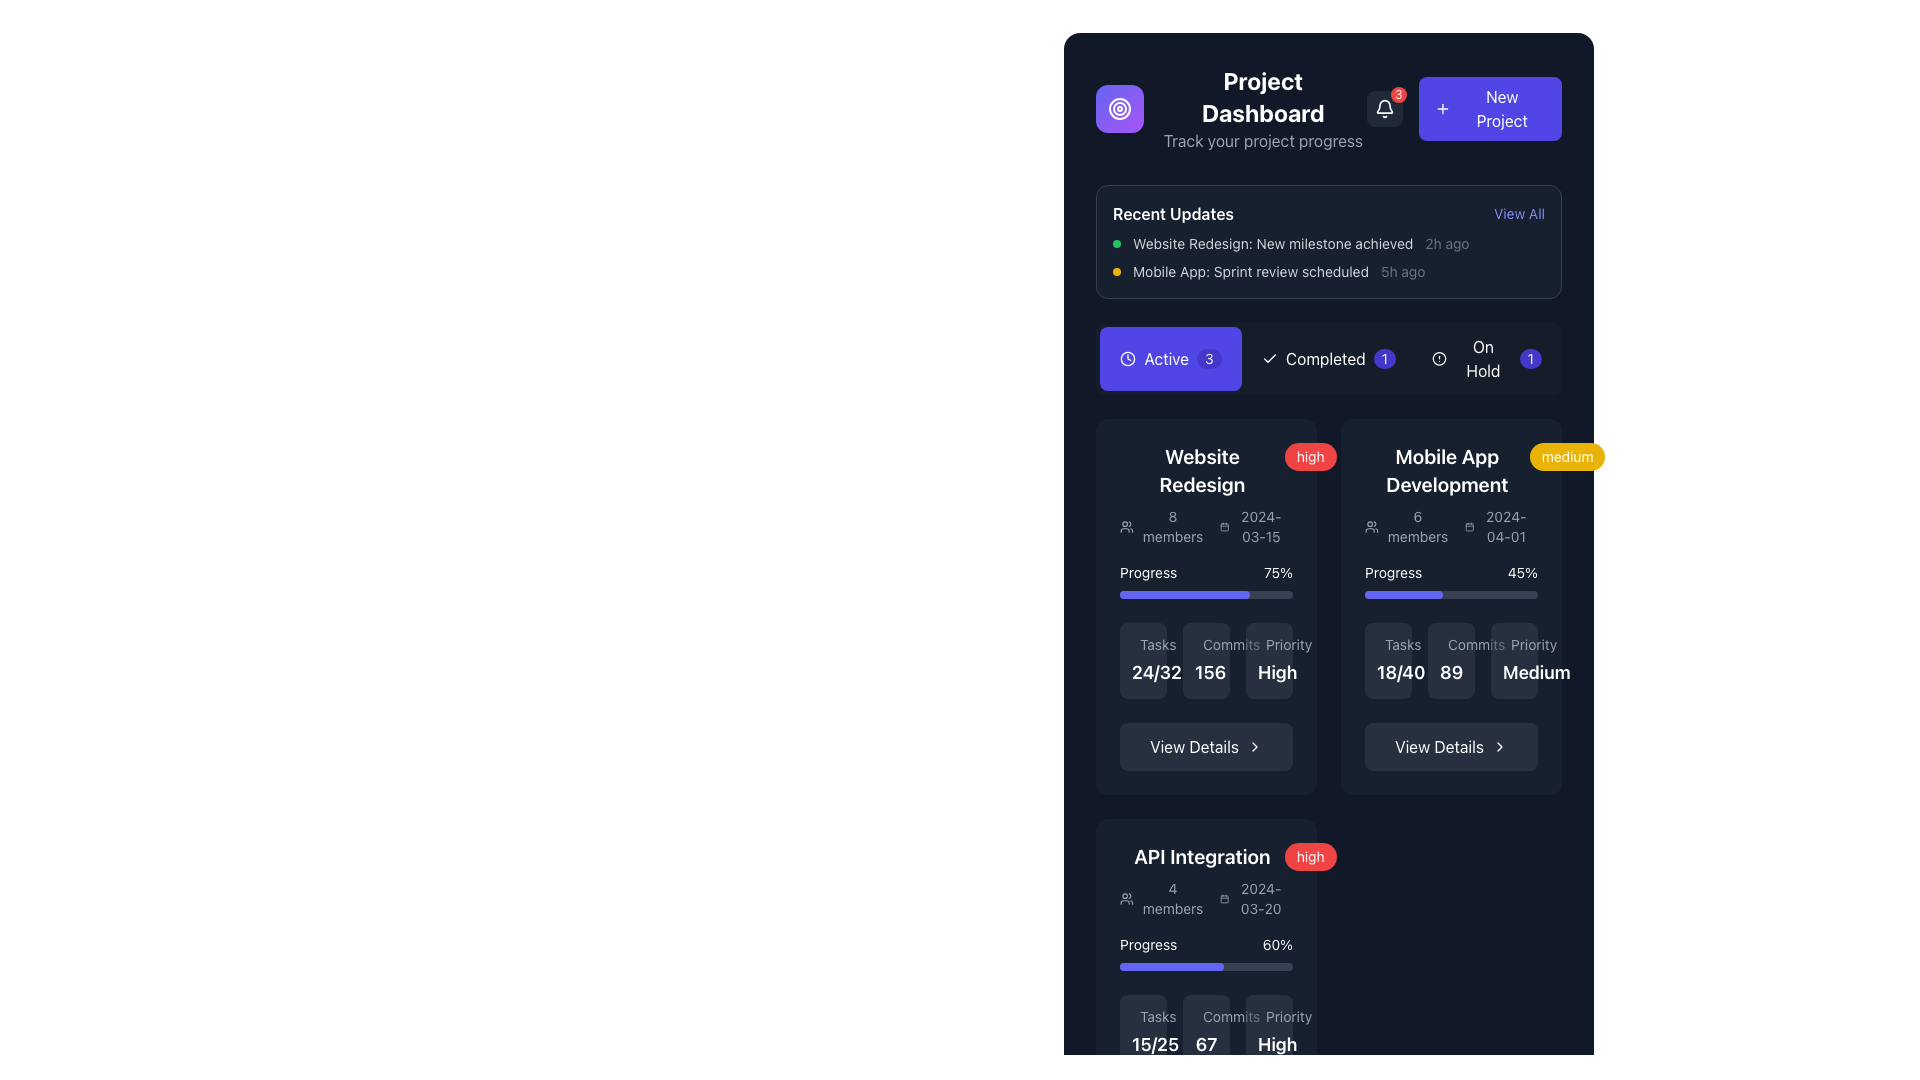  What do you see at coordinates (1128, 357) in the screenshot?
I see `the clock icon, which is styled with a circular outline and located within the 'Active' button, to the left of the 'Active' label text and number '3'` at bounding box center [1128, 357].